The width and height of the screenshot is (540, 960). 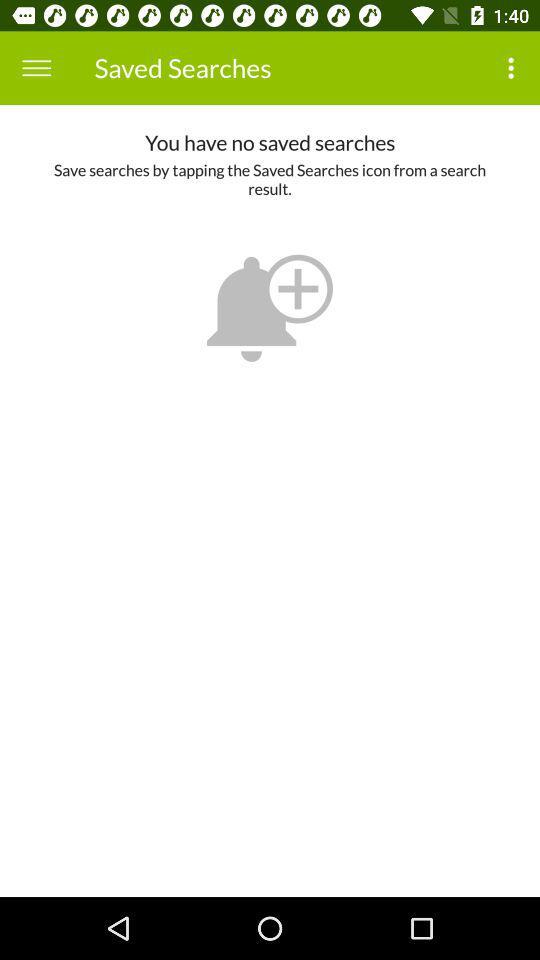 What do you see at coordinates (513, 68) in the screenshot?
I see `the icon next to the saved searches icon` at bounding box center [513, 68].